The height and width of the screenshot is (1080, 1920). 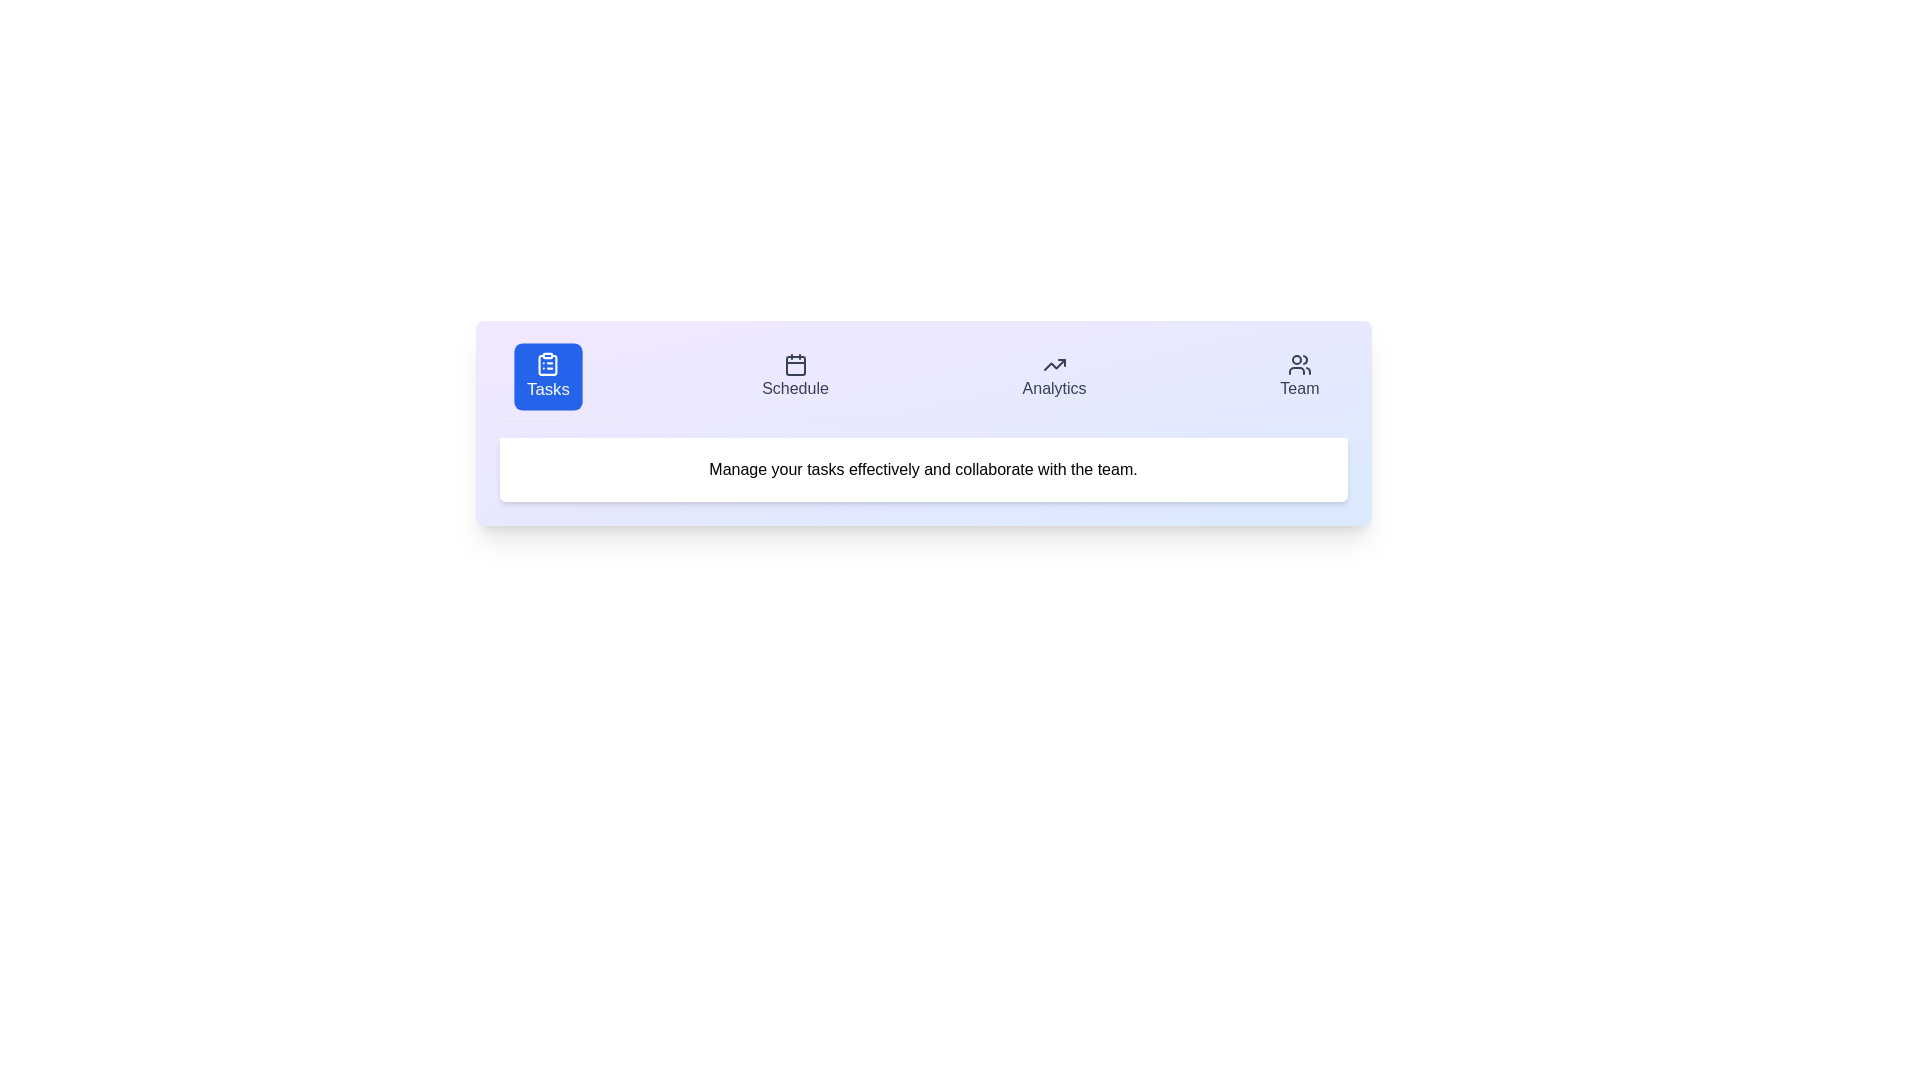 What do you see at coordinates (1053, 377) in the screenshot?
I see `the Analytics tab by clicking on its respective button` at bounding box center [1053, 377].